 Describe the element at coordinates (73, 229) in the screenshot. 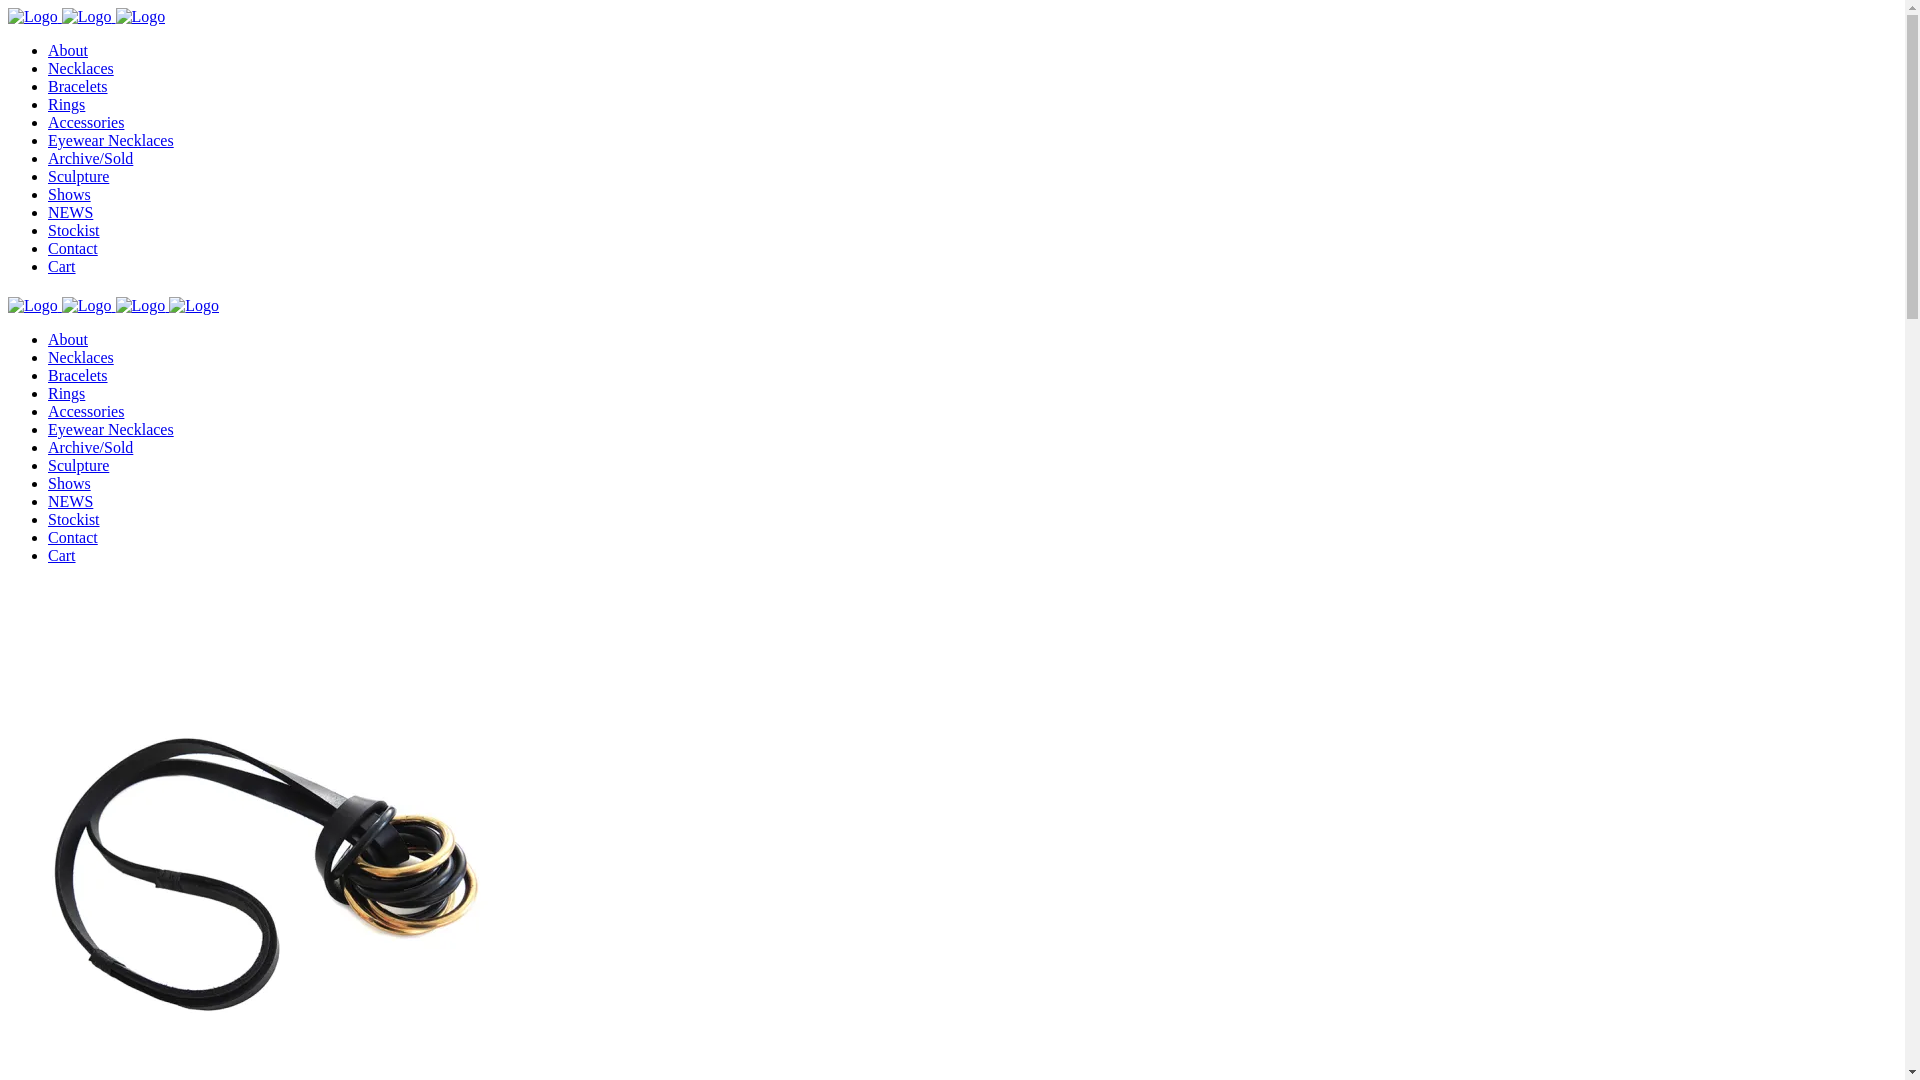

I see `'Stockist'` at that location.